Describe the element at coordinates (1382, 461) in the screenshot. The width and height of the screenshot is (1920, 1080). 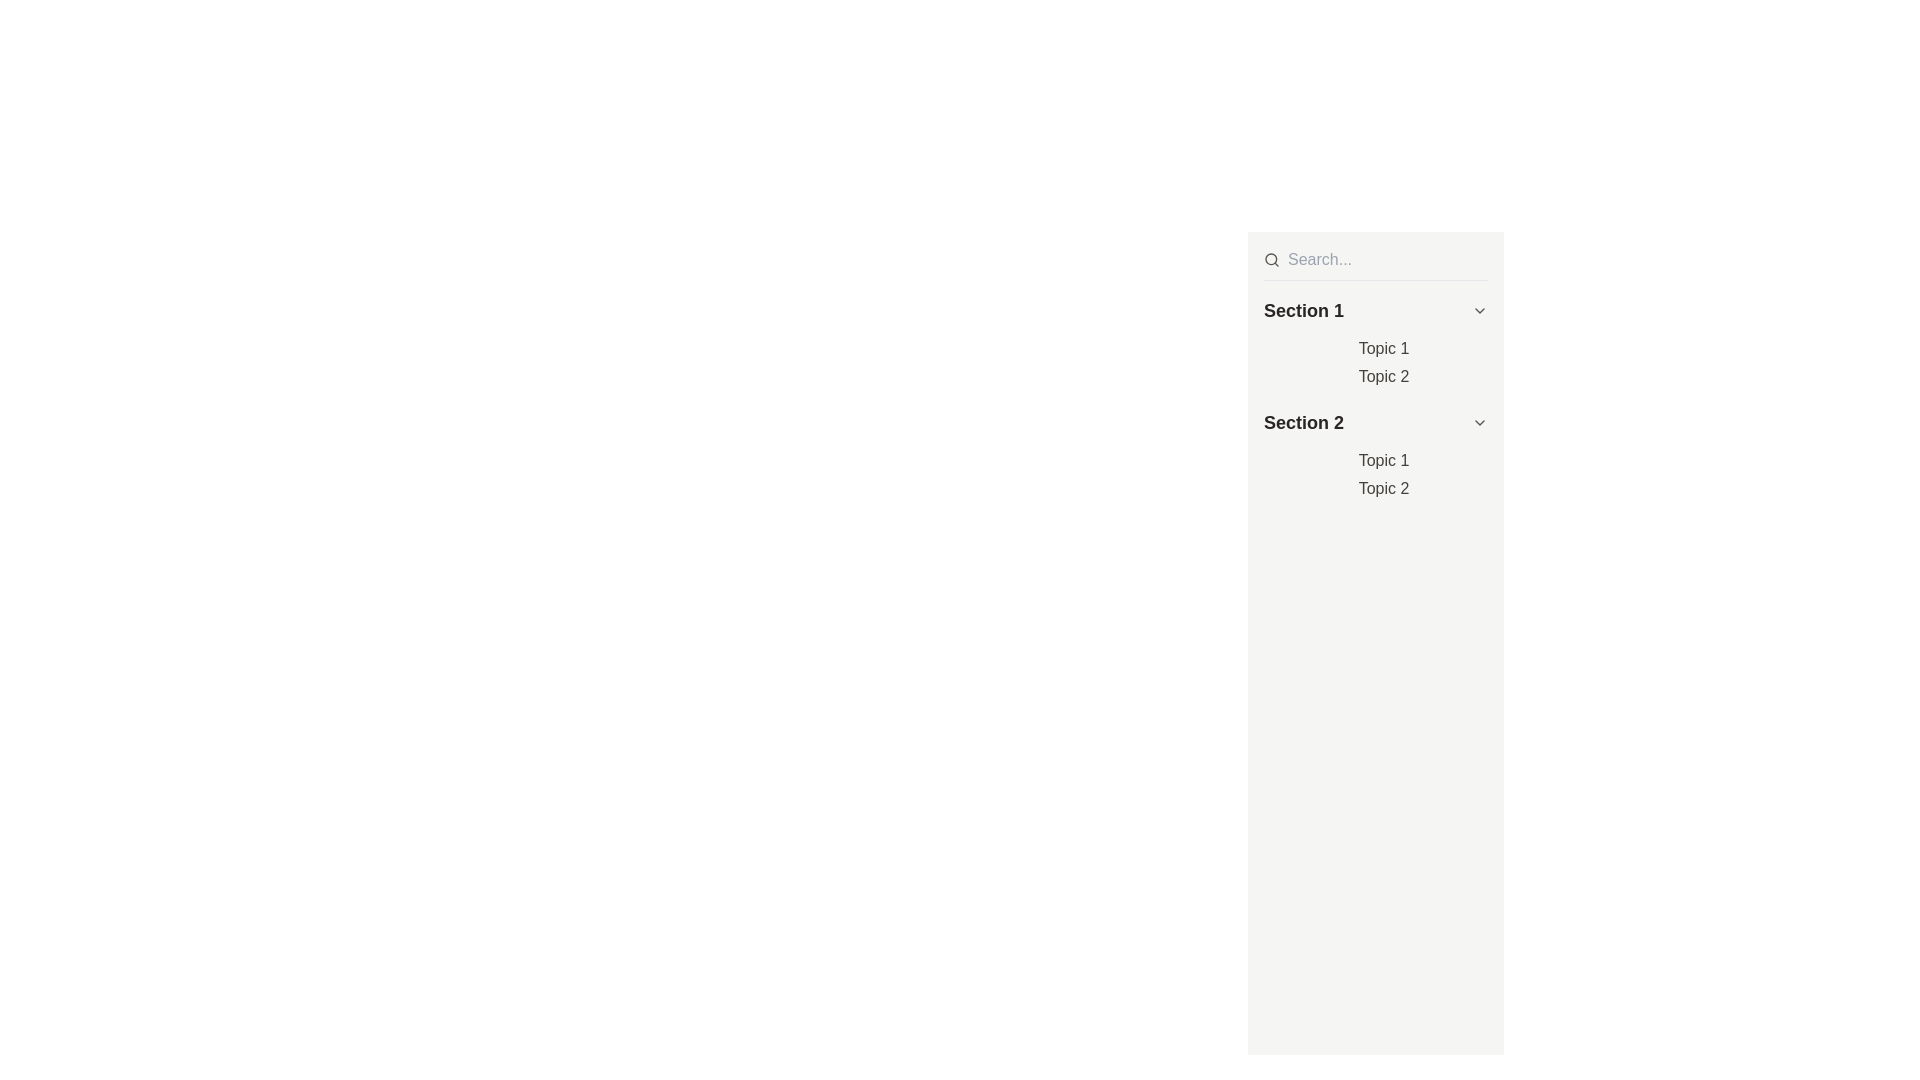
I see `the text label reading 'Topic 1'` at that location.